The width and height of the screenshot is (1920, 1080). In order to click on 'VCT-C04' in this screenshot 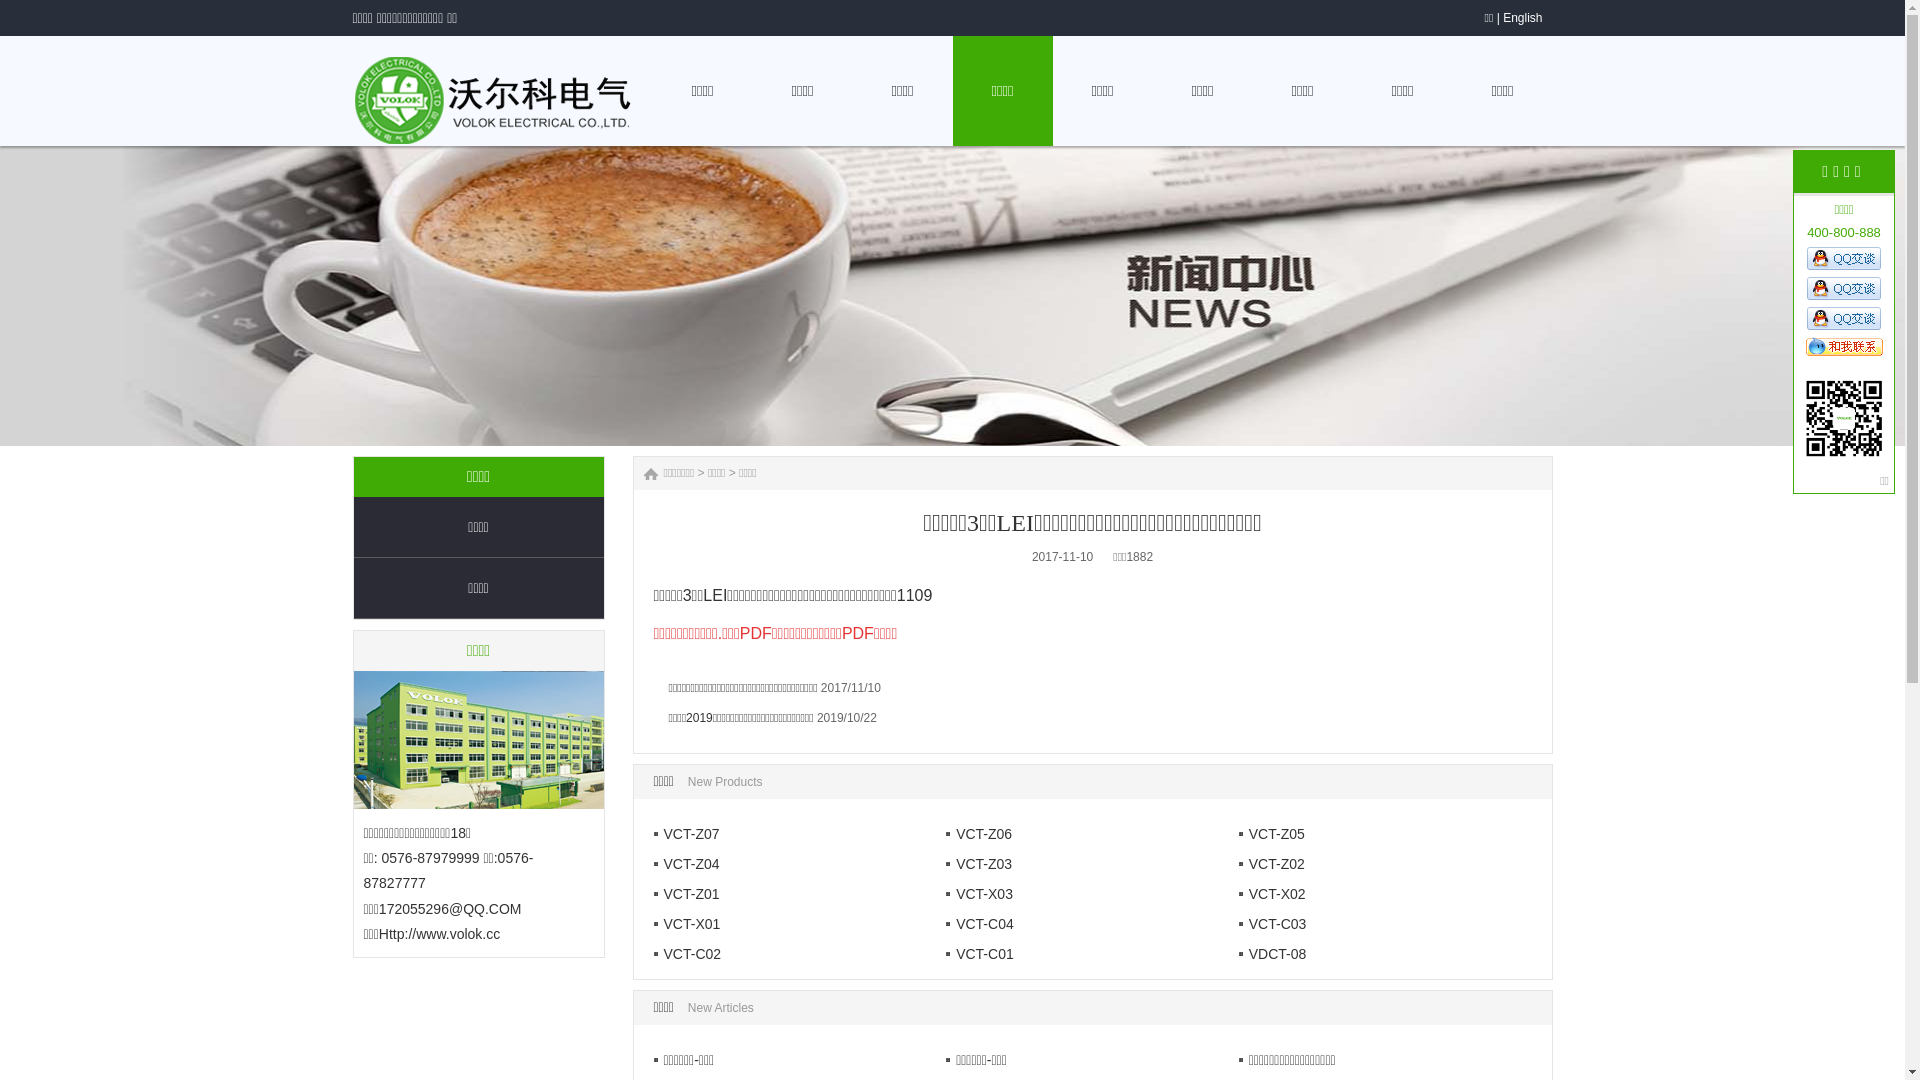, I will do `click(979, 924)`.